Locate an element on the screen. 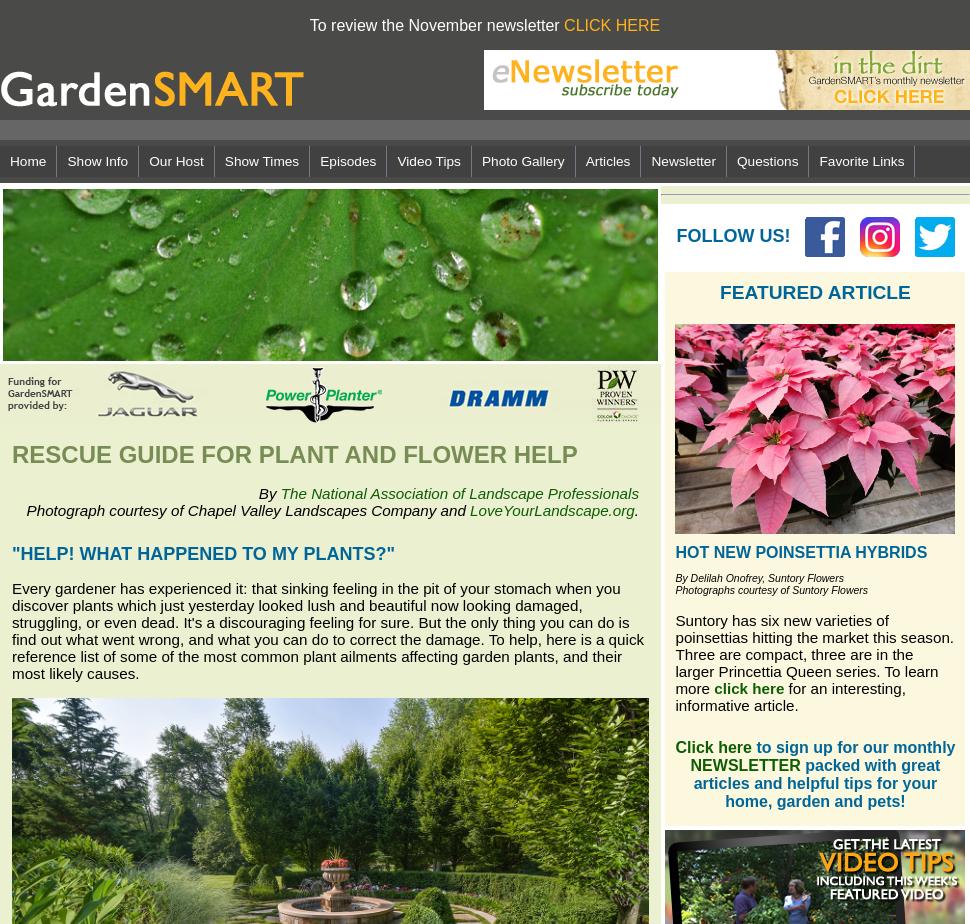  'Hot New Poinsettia Hybrids' is located at coordinates (801, 551).